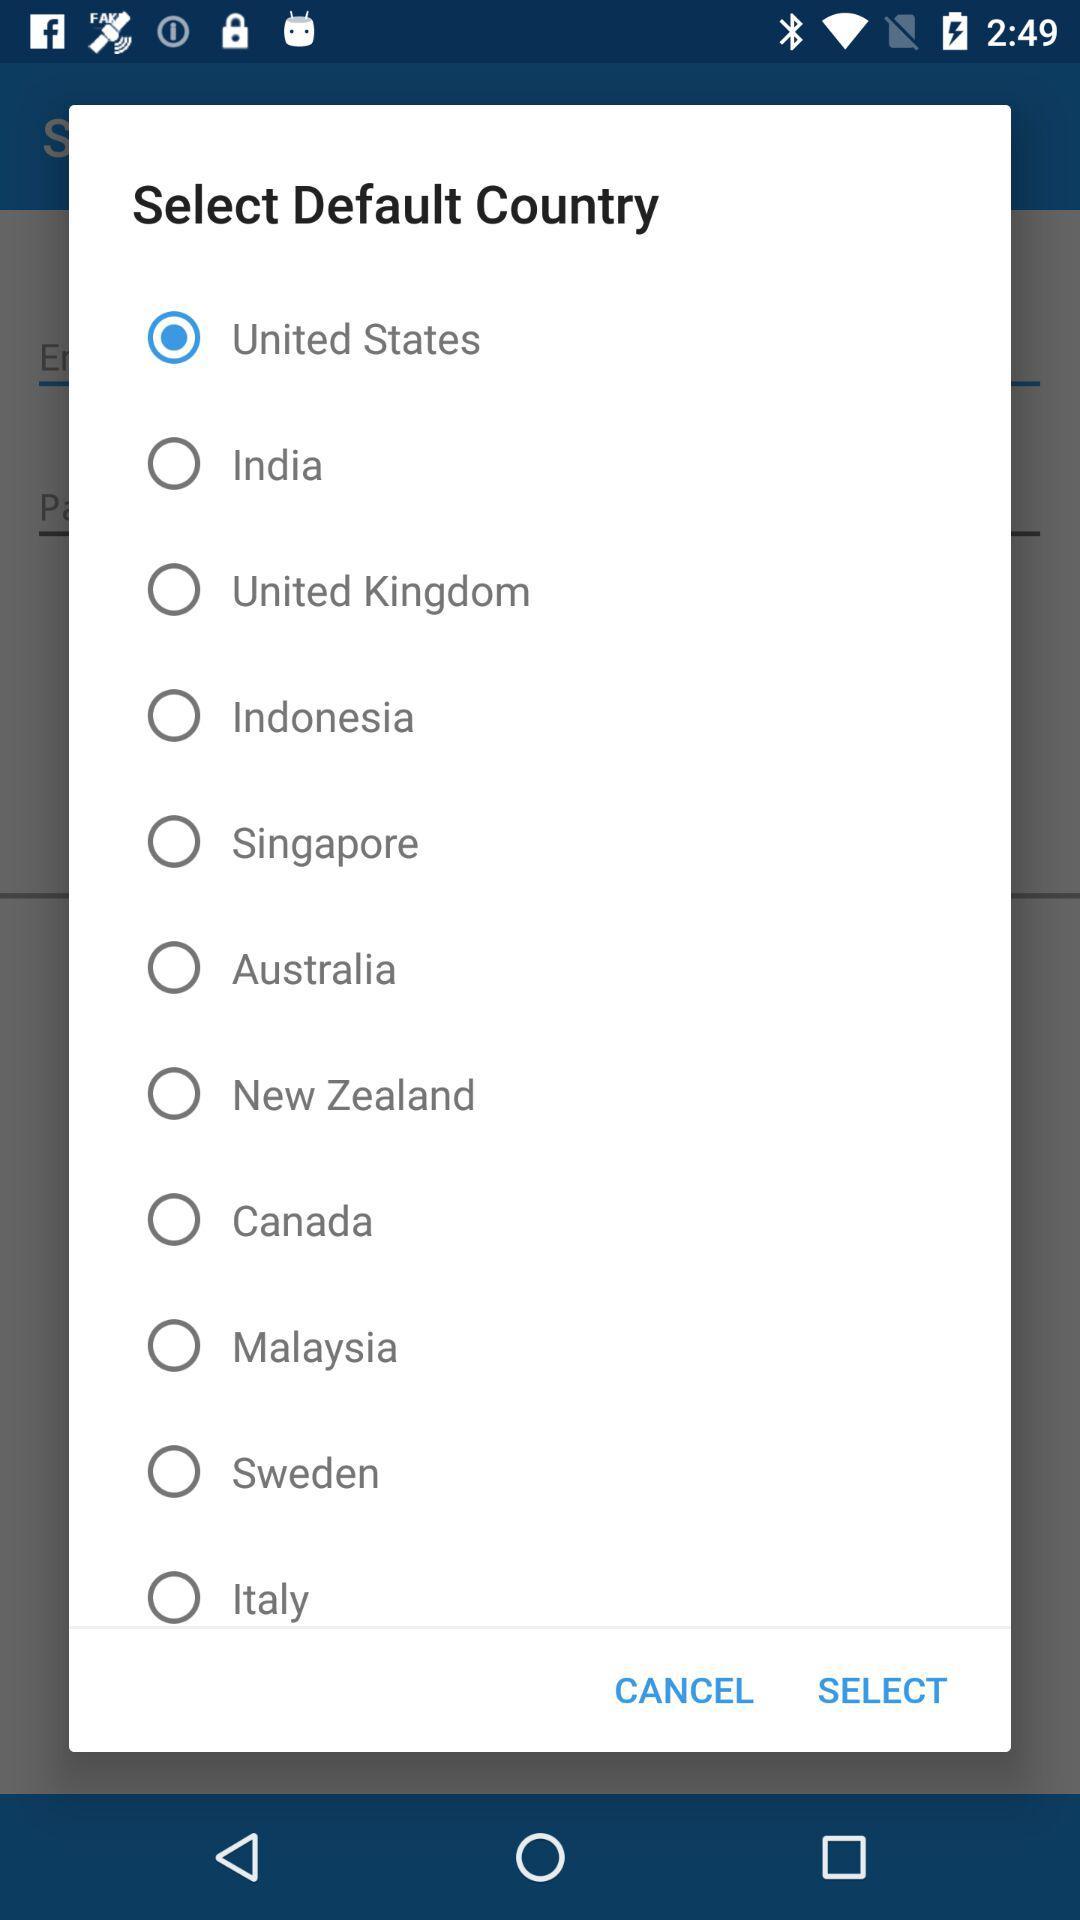 This screenshot has height=1920, width=1080. What do you see at coordinates (683, 1688) in the screenshot?
I see `item next to the select icon` at bounding box center [683, 1688].